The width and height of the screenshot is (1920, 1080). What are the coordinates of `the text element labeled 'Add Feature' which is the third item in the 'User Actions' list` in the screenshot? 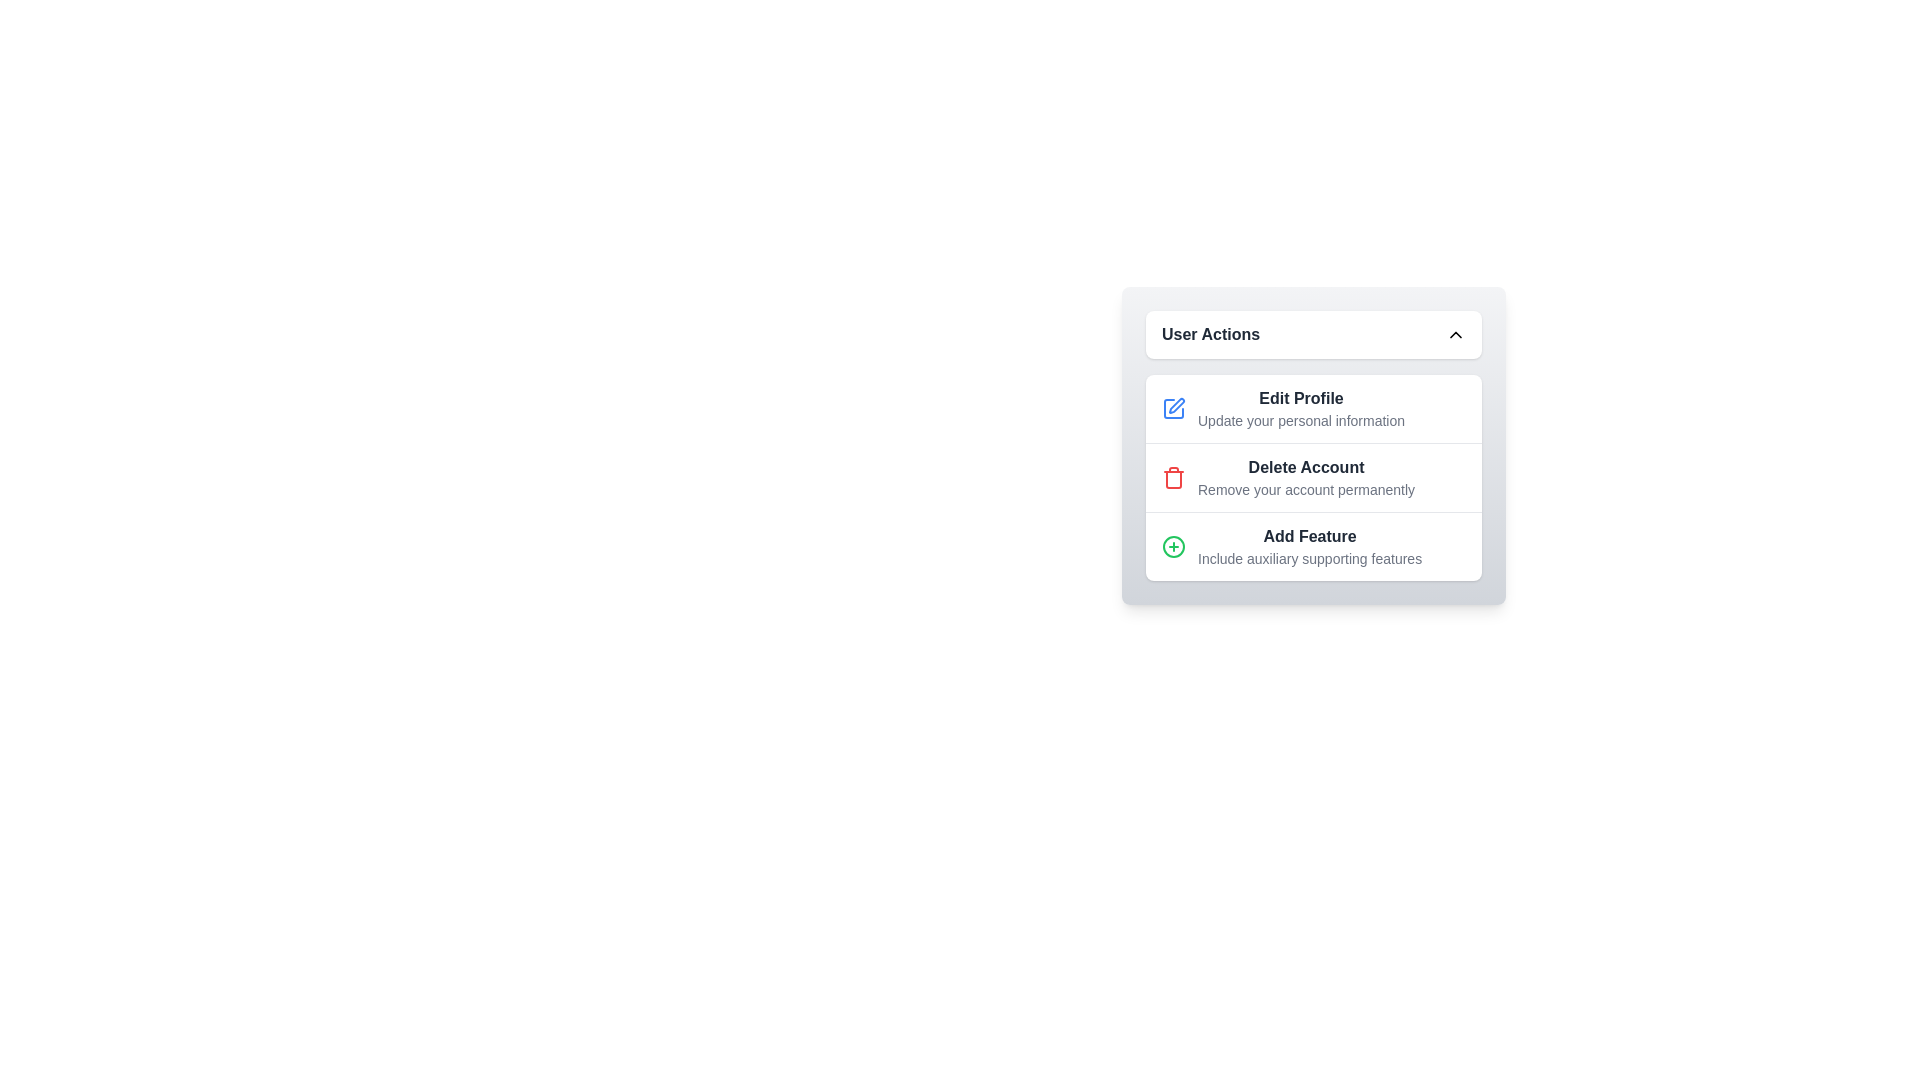 It's located at (1310, 547).